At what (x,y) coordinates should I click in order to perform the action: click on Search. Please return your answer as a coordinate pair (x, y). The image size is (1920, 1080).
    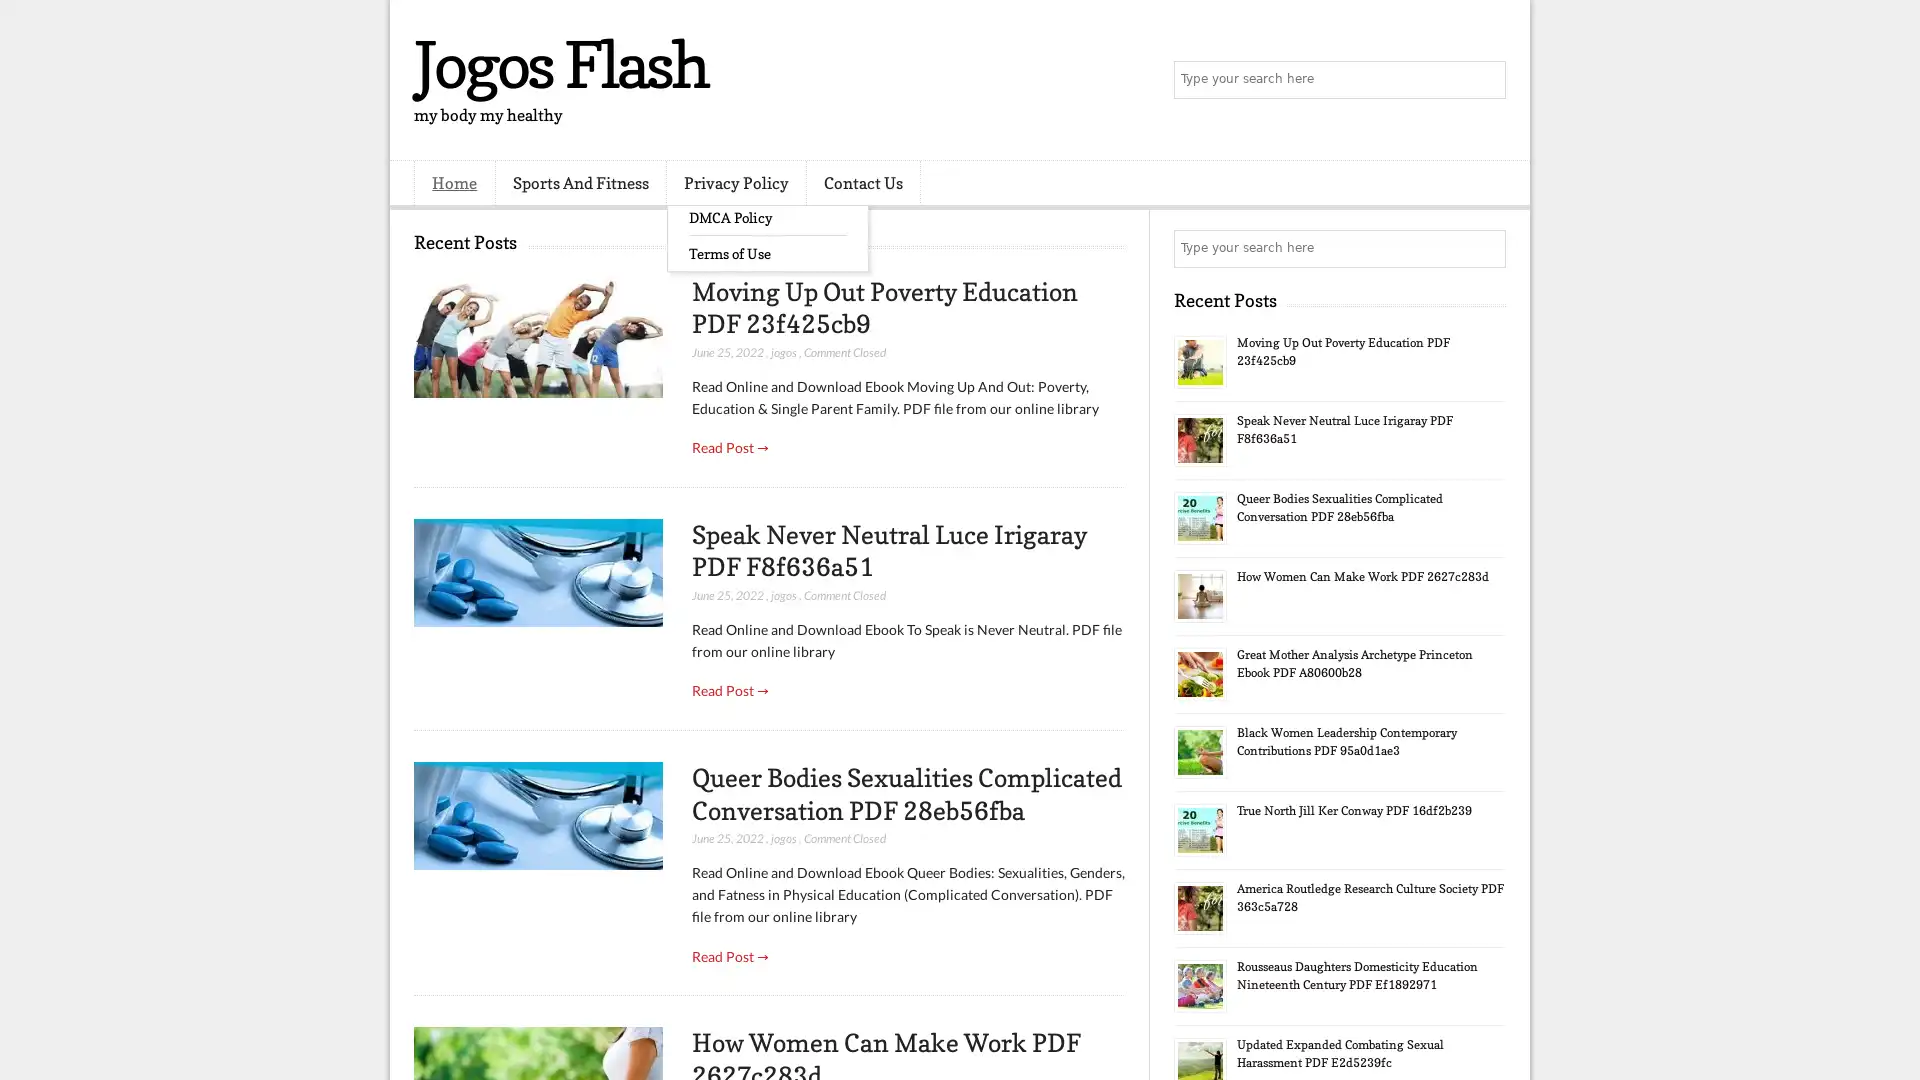
    Looking at the image, I should click on (1485, 248).